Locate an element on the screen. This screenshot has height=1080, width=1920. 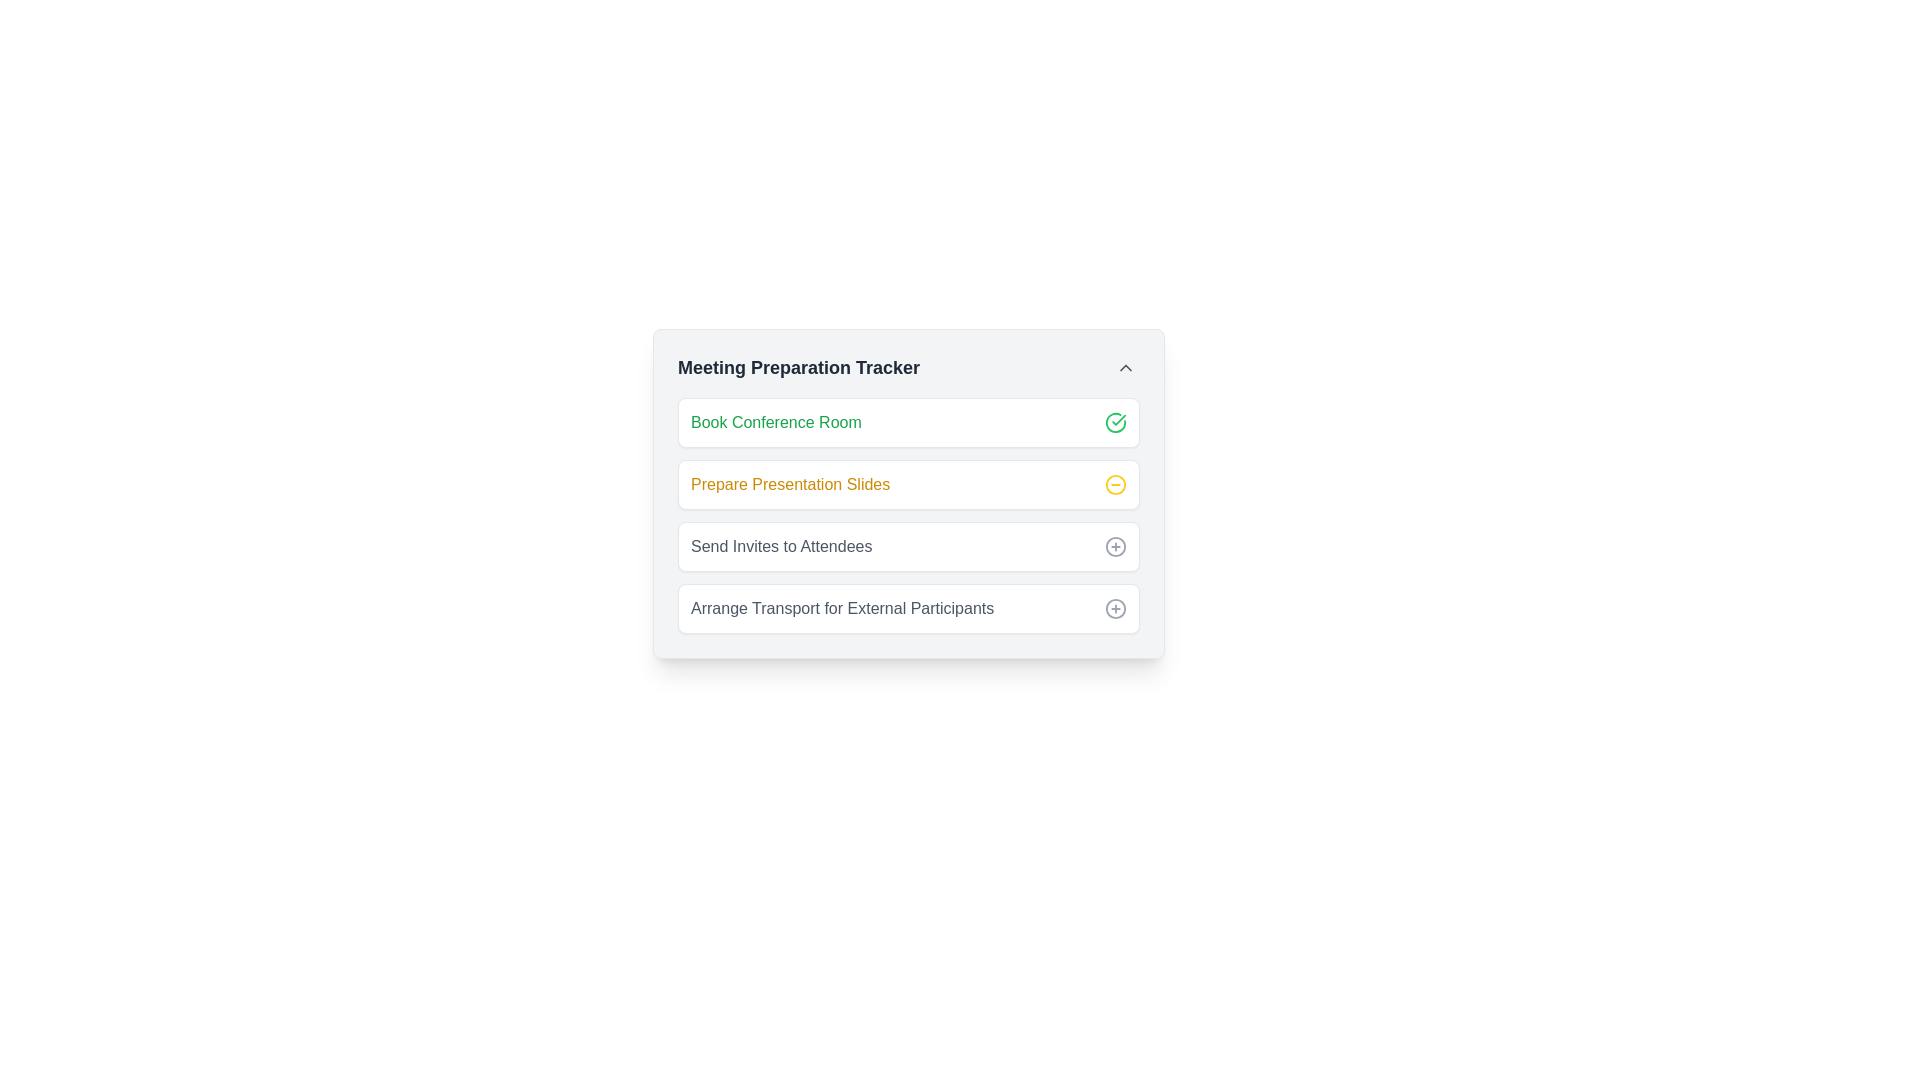
the upward-pointing chevron icon in dark gray located at the top-right corner of the 'Meeting Preparation Tracker' card header is located at coordinates (1126, 367).